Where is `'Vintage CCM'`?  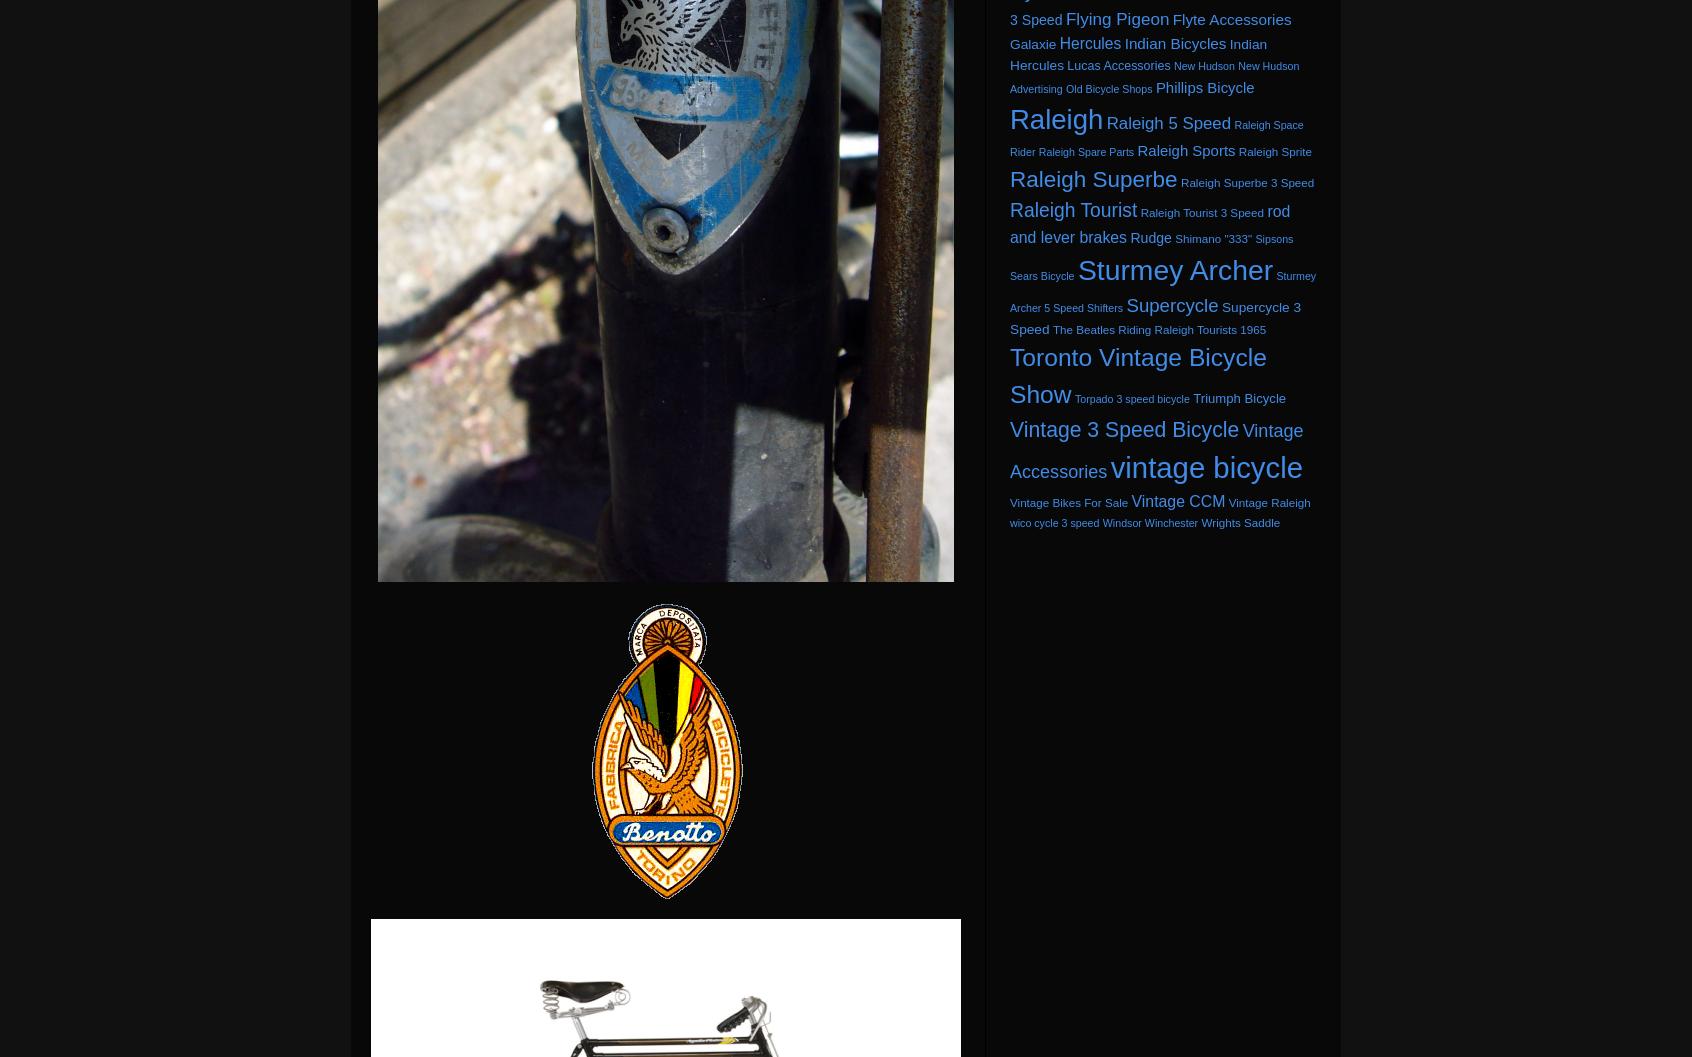 'Vintage CCM' is located at coordinates (1176, 500).